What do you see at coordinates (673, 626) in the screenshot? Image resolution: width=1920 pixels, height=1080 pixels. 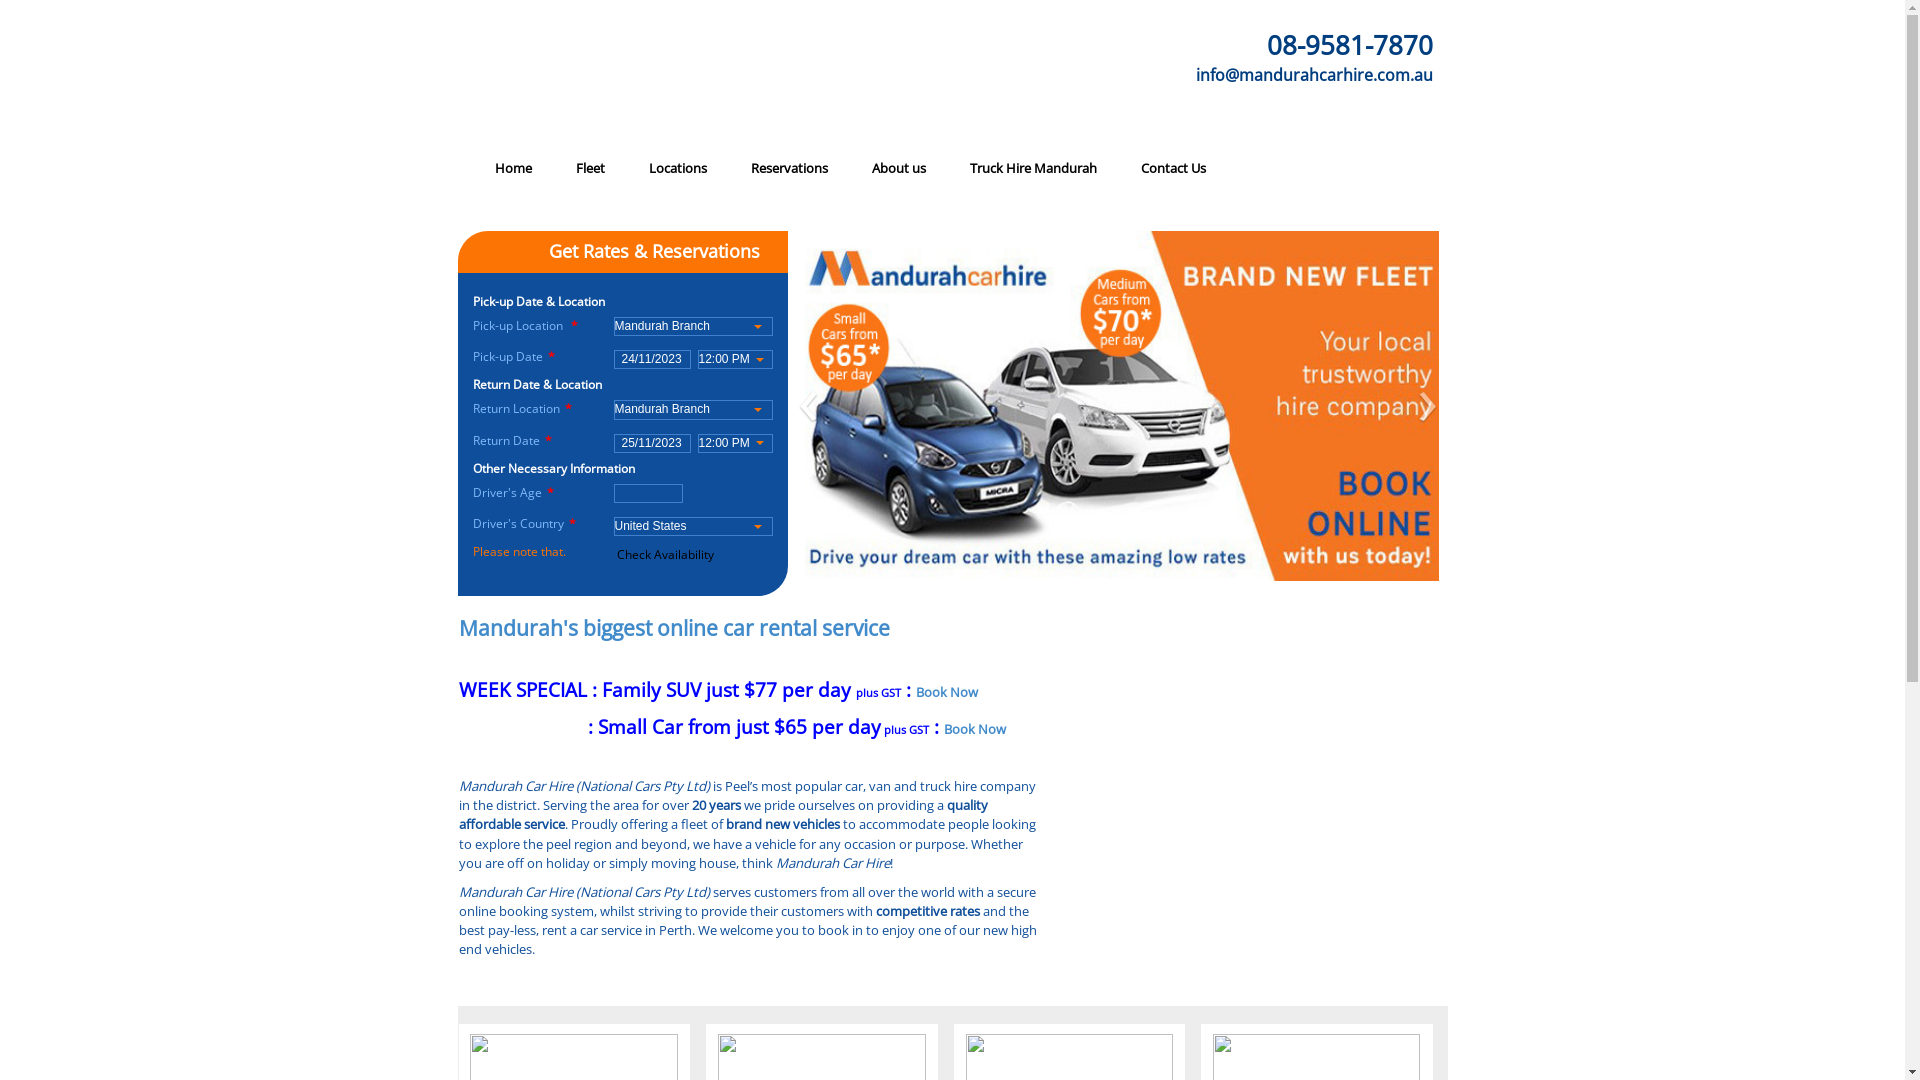 I see `'Mandurah's biggest online car rental service'` at bounding box center [673, 626].